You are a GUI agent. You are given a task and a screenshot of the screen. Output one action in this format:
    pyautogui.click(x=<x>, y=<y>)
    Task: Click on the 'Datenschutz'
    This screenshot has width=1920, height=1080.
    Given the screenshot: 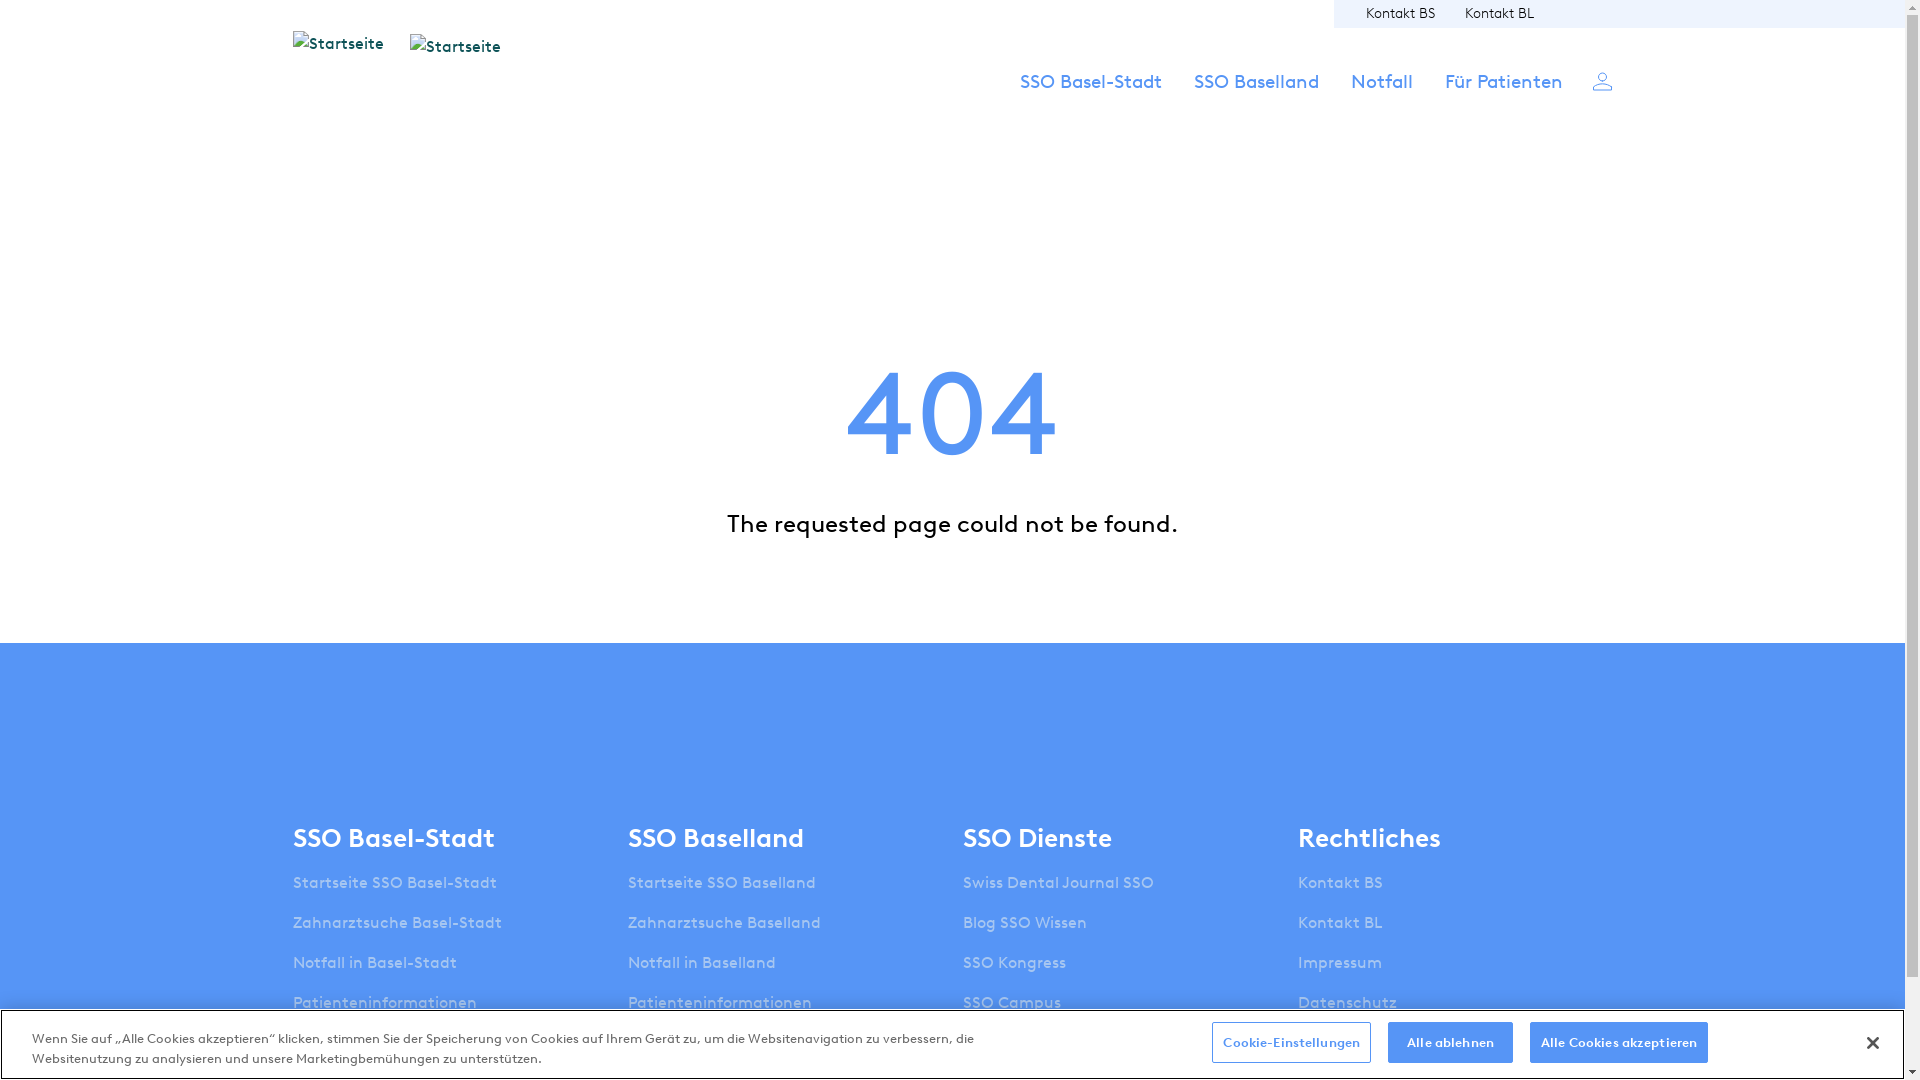 What is the action you would take?
    pyautogui.click(x=1297, y=1002)
    